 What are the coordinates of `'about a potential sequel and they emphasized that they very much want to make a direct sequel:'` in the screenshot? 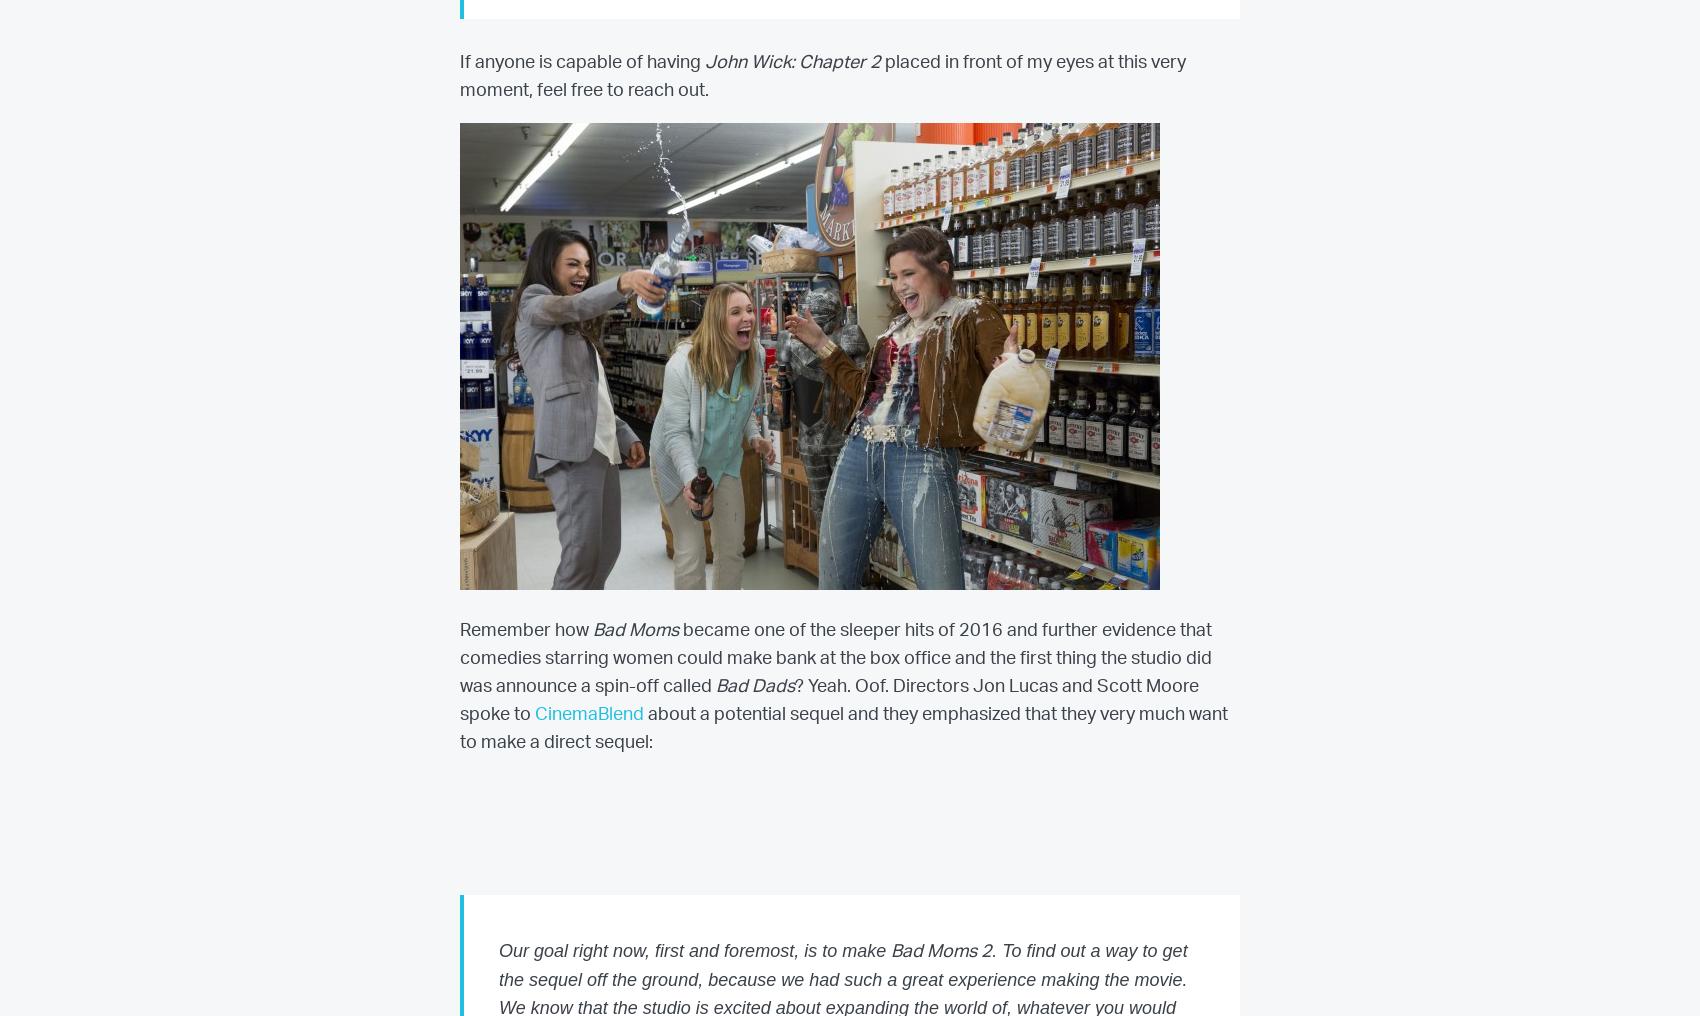 It's located at (843, 728).